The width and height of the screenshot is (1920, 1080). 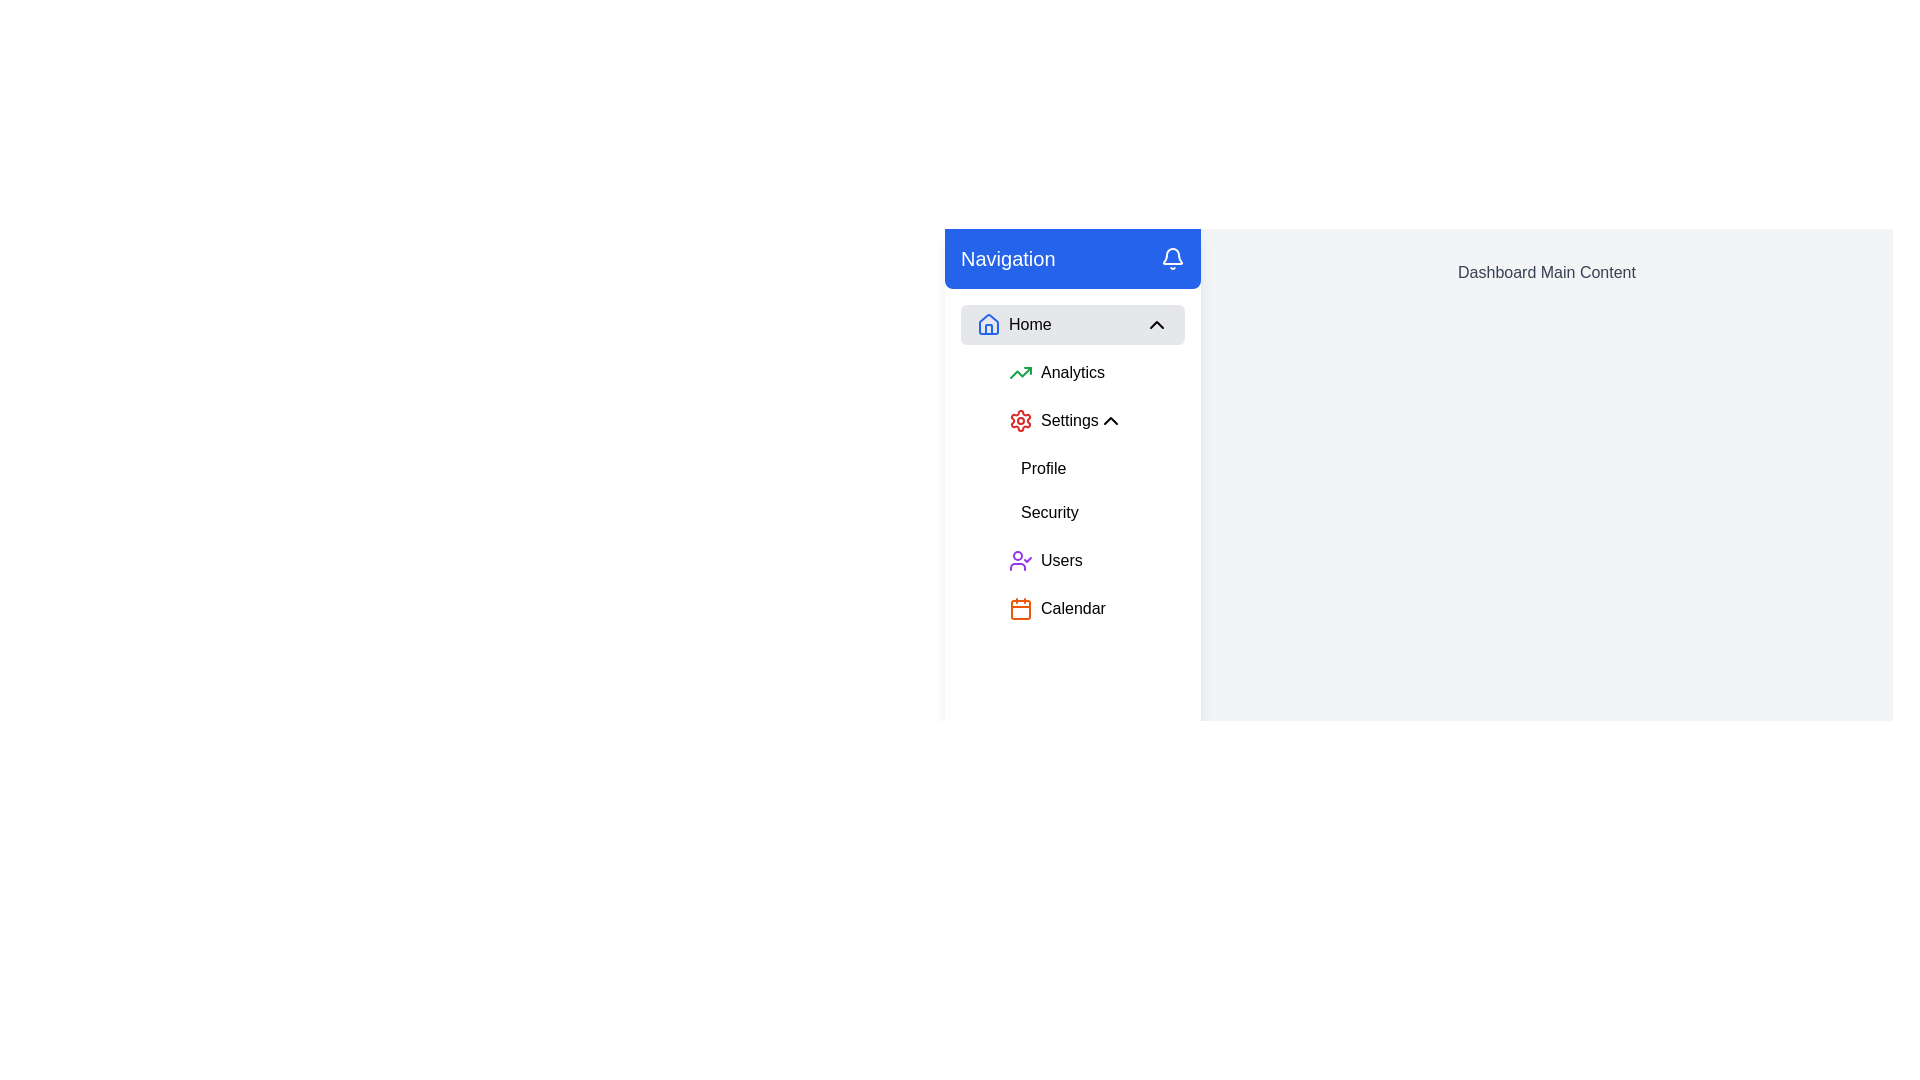 What do you see at coordinates (1088, 490) in the screenshot?
I see `the 'Security' option within the Navigation submenu located under 'Settings' in the sidebar` at bounding box center [1088, 490].